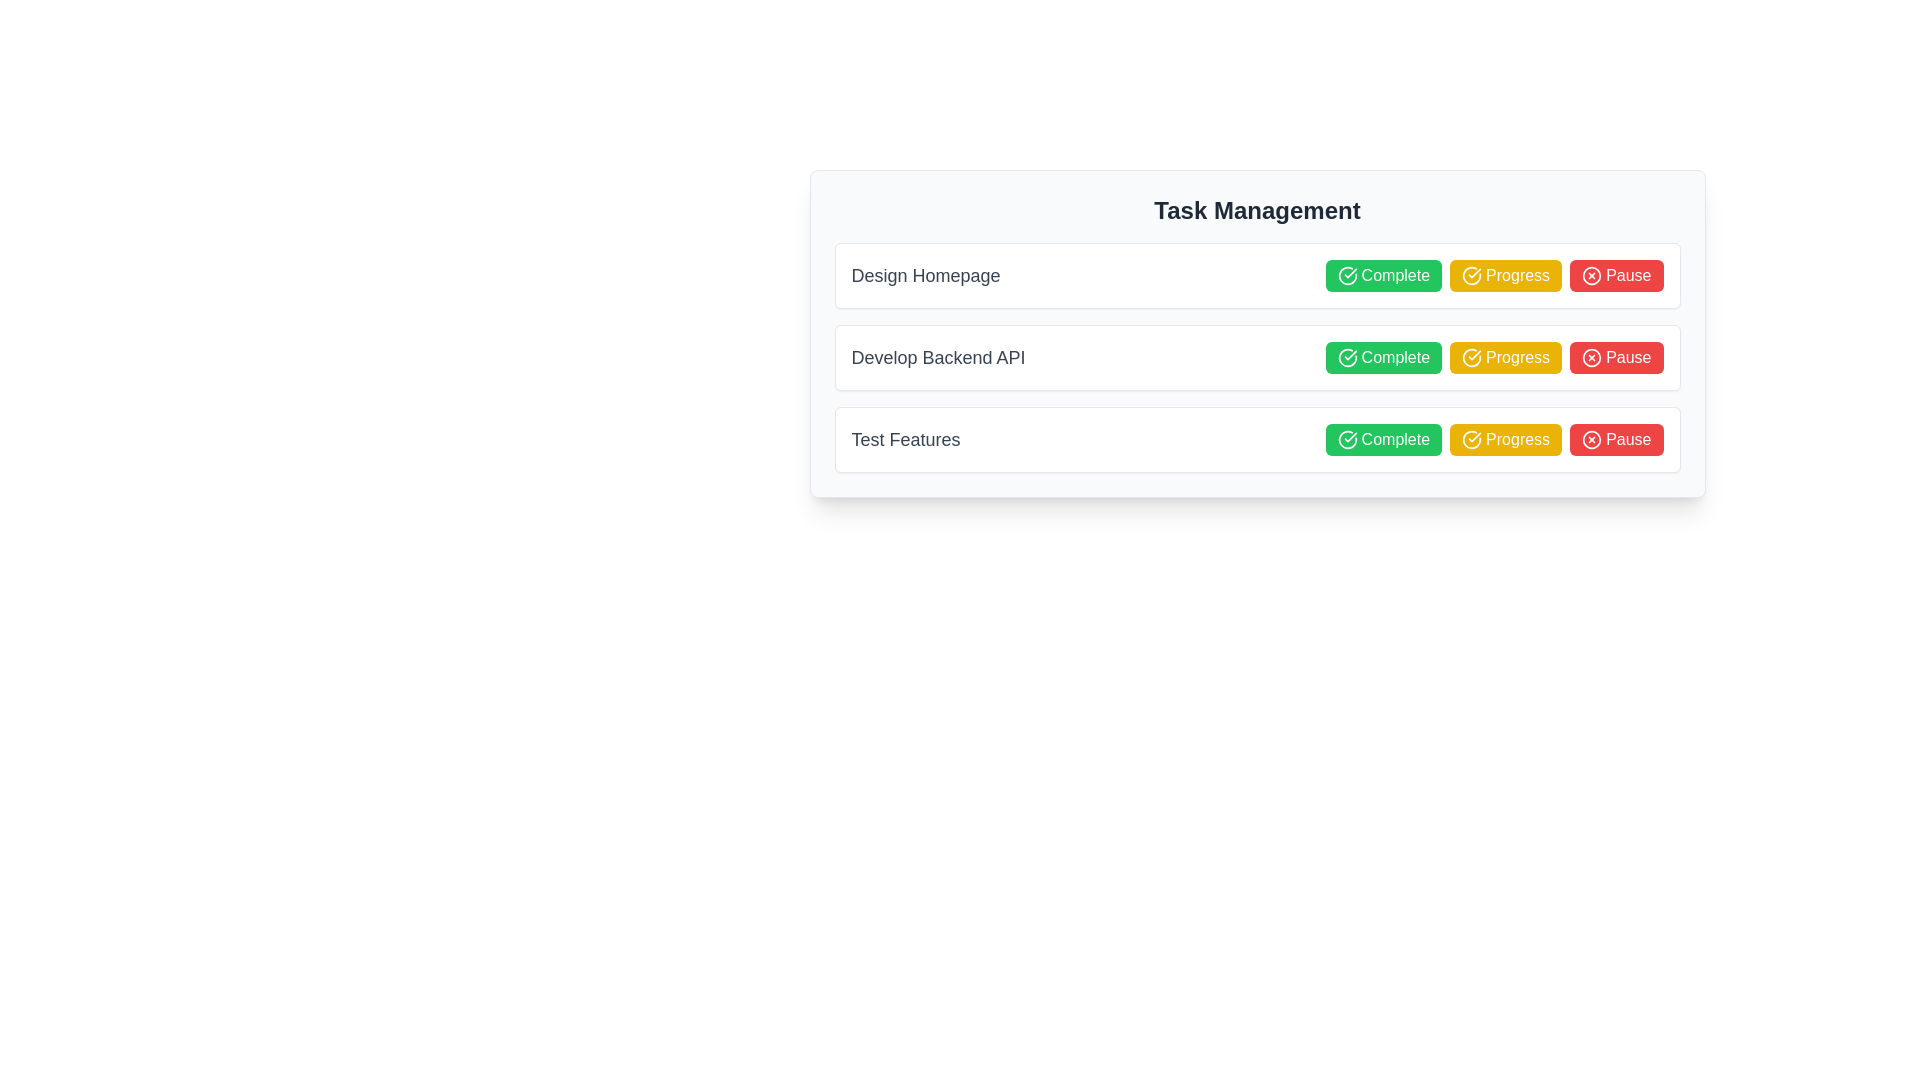 This screenshot has width=1920, height=1080. What do you see at coordinates (1472, 357) in the screenshot?
I see `the circular checkmark icon with a yellow fill and white checkmark, which is part of the status label indicating progress in the 'Progress' section` at bounding box center [1472, 357].